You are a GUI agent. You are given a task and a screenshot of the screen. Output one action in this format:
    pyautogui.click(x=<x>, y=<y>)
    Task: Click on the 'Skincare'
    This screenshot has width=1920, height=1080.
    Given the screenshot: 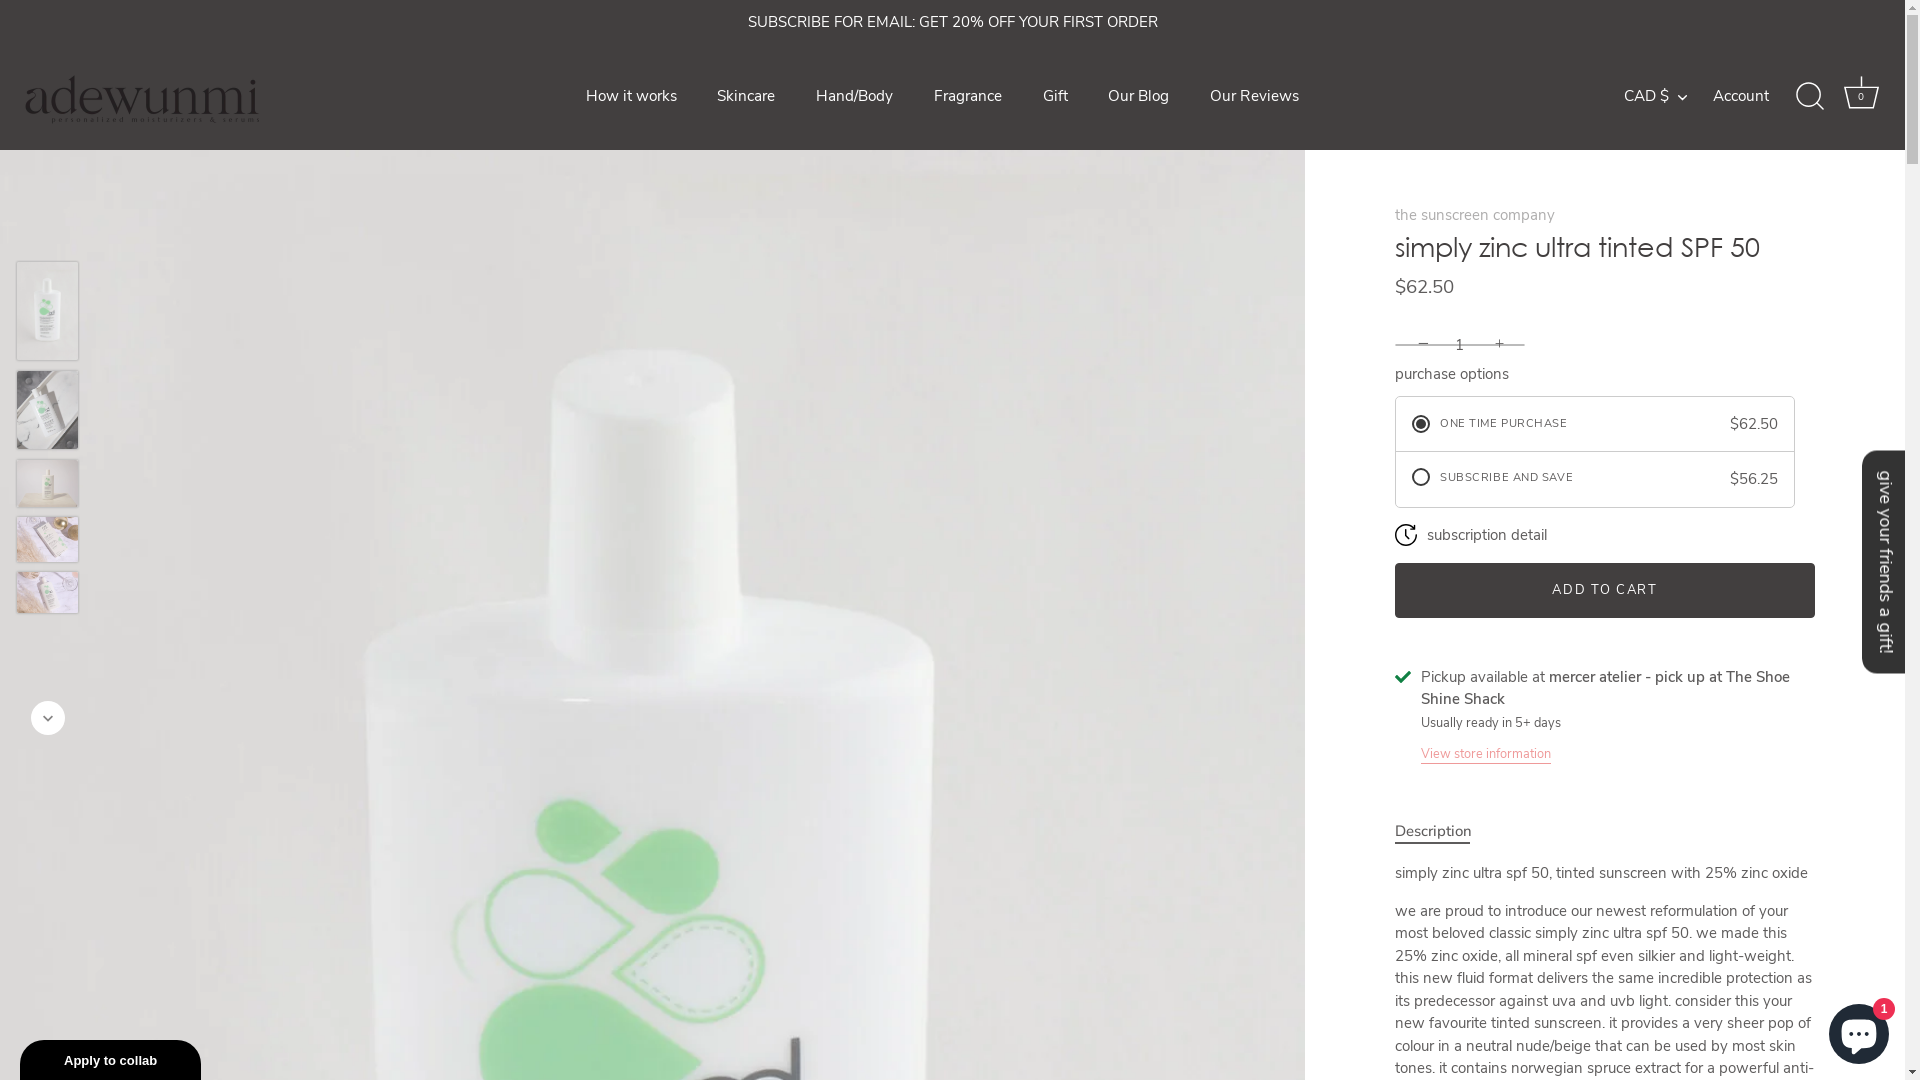 What is the action you would take?
    pyautogui.click(x=745, y=96)
    